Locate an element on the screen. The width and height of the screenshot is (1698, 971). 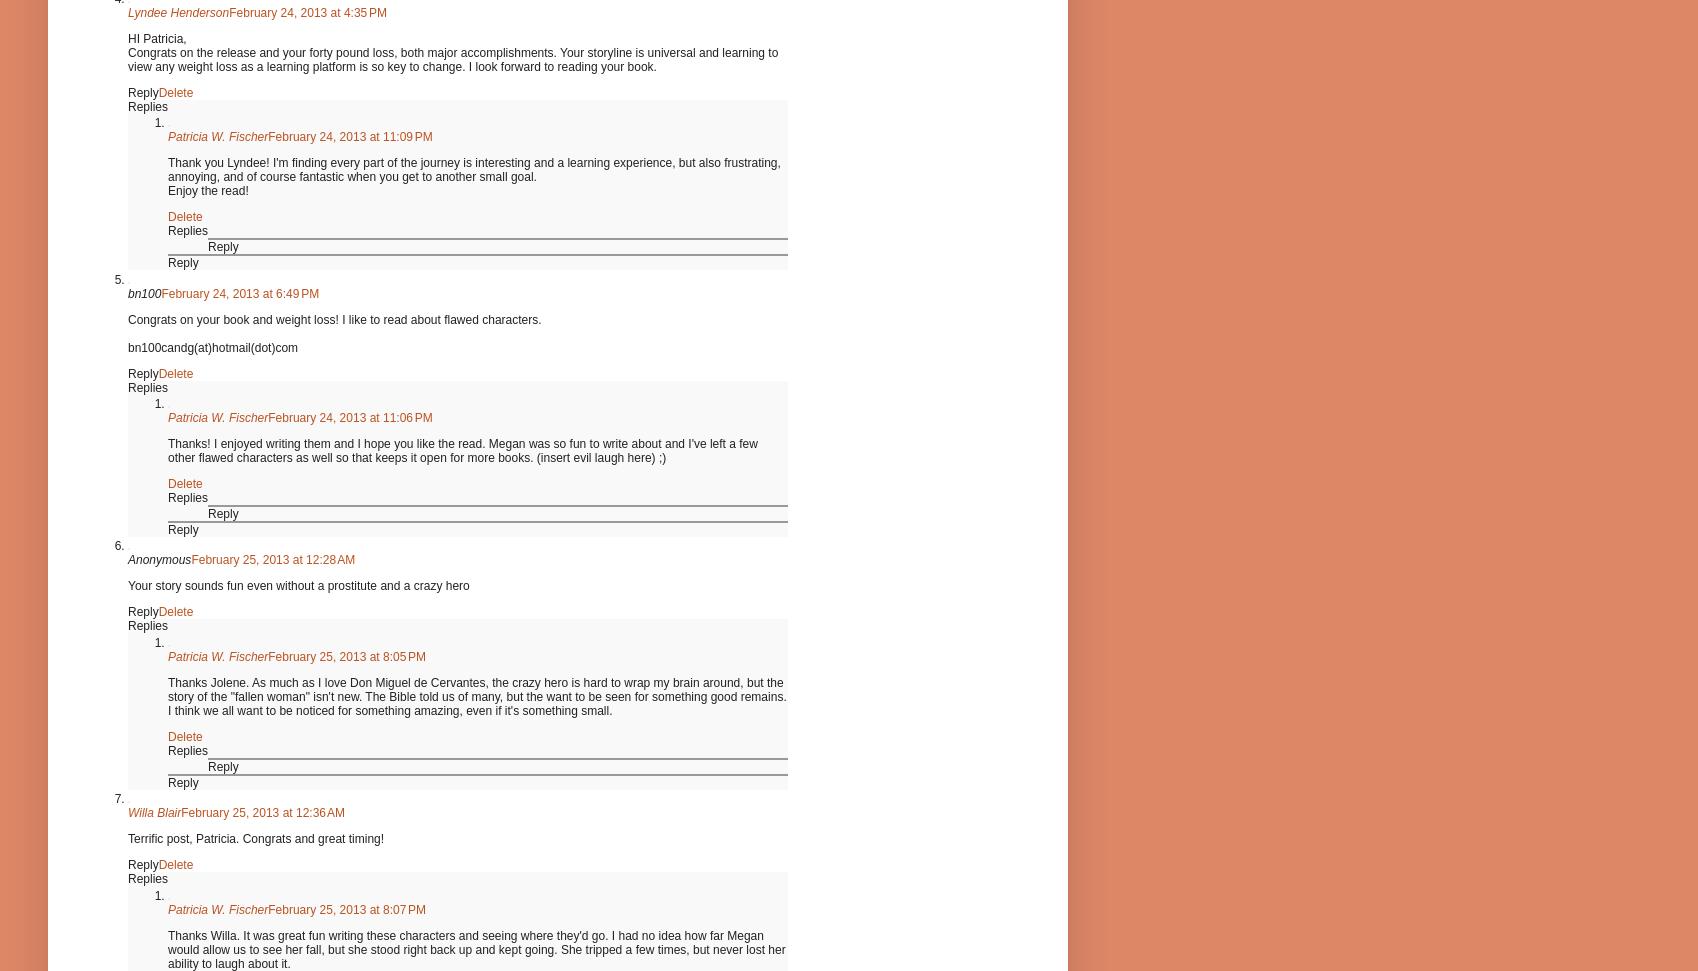
'Lyndee Henderson' is located at coordinates (178, 12).